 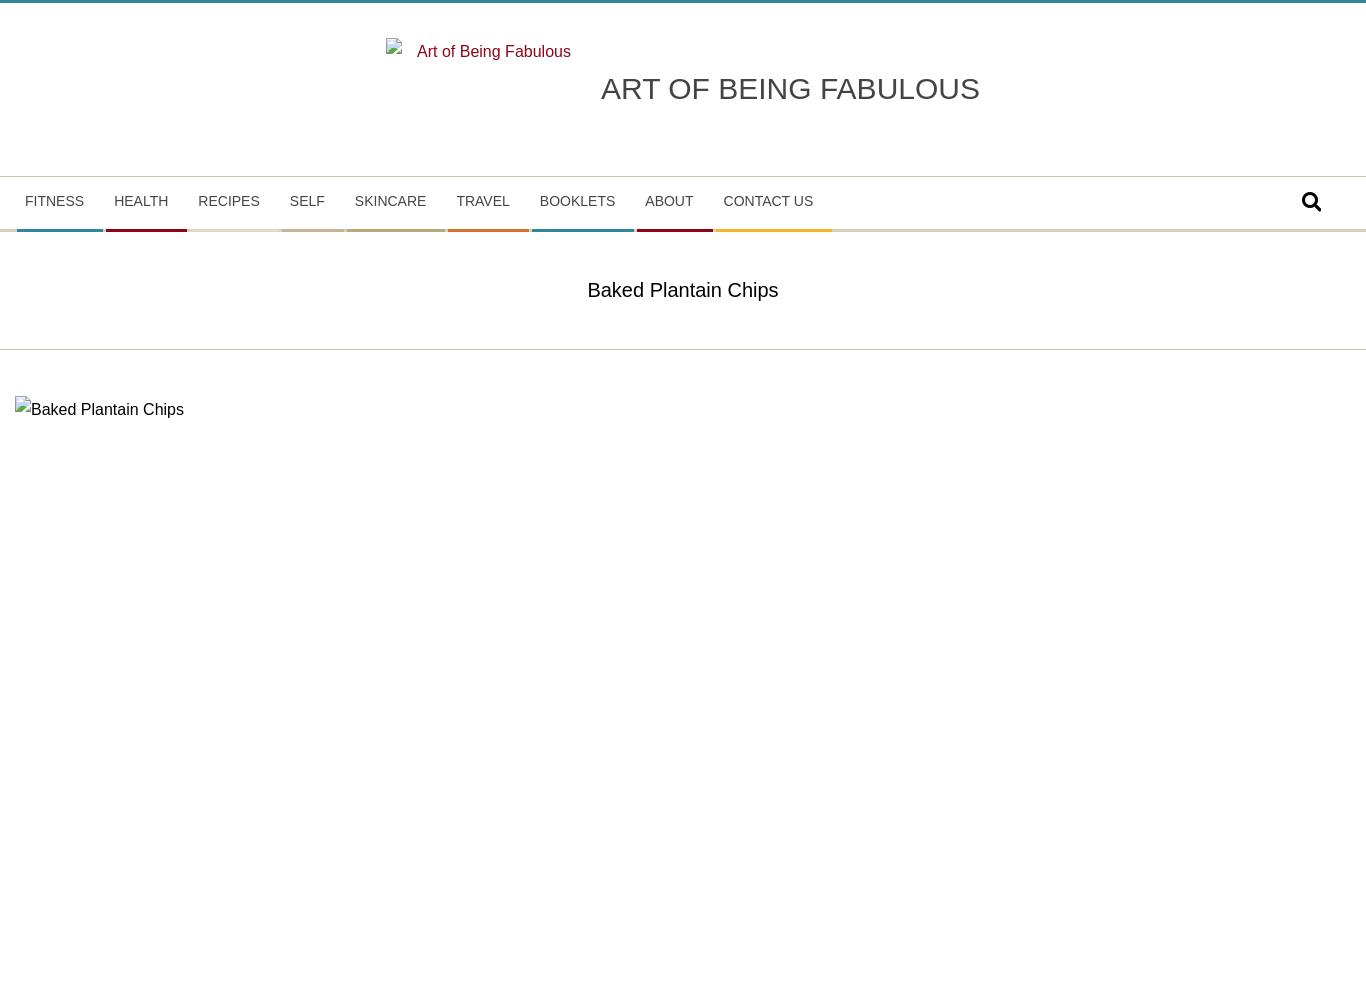 I want to click on 'Health', so click(x=139, y=198).